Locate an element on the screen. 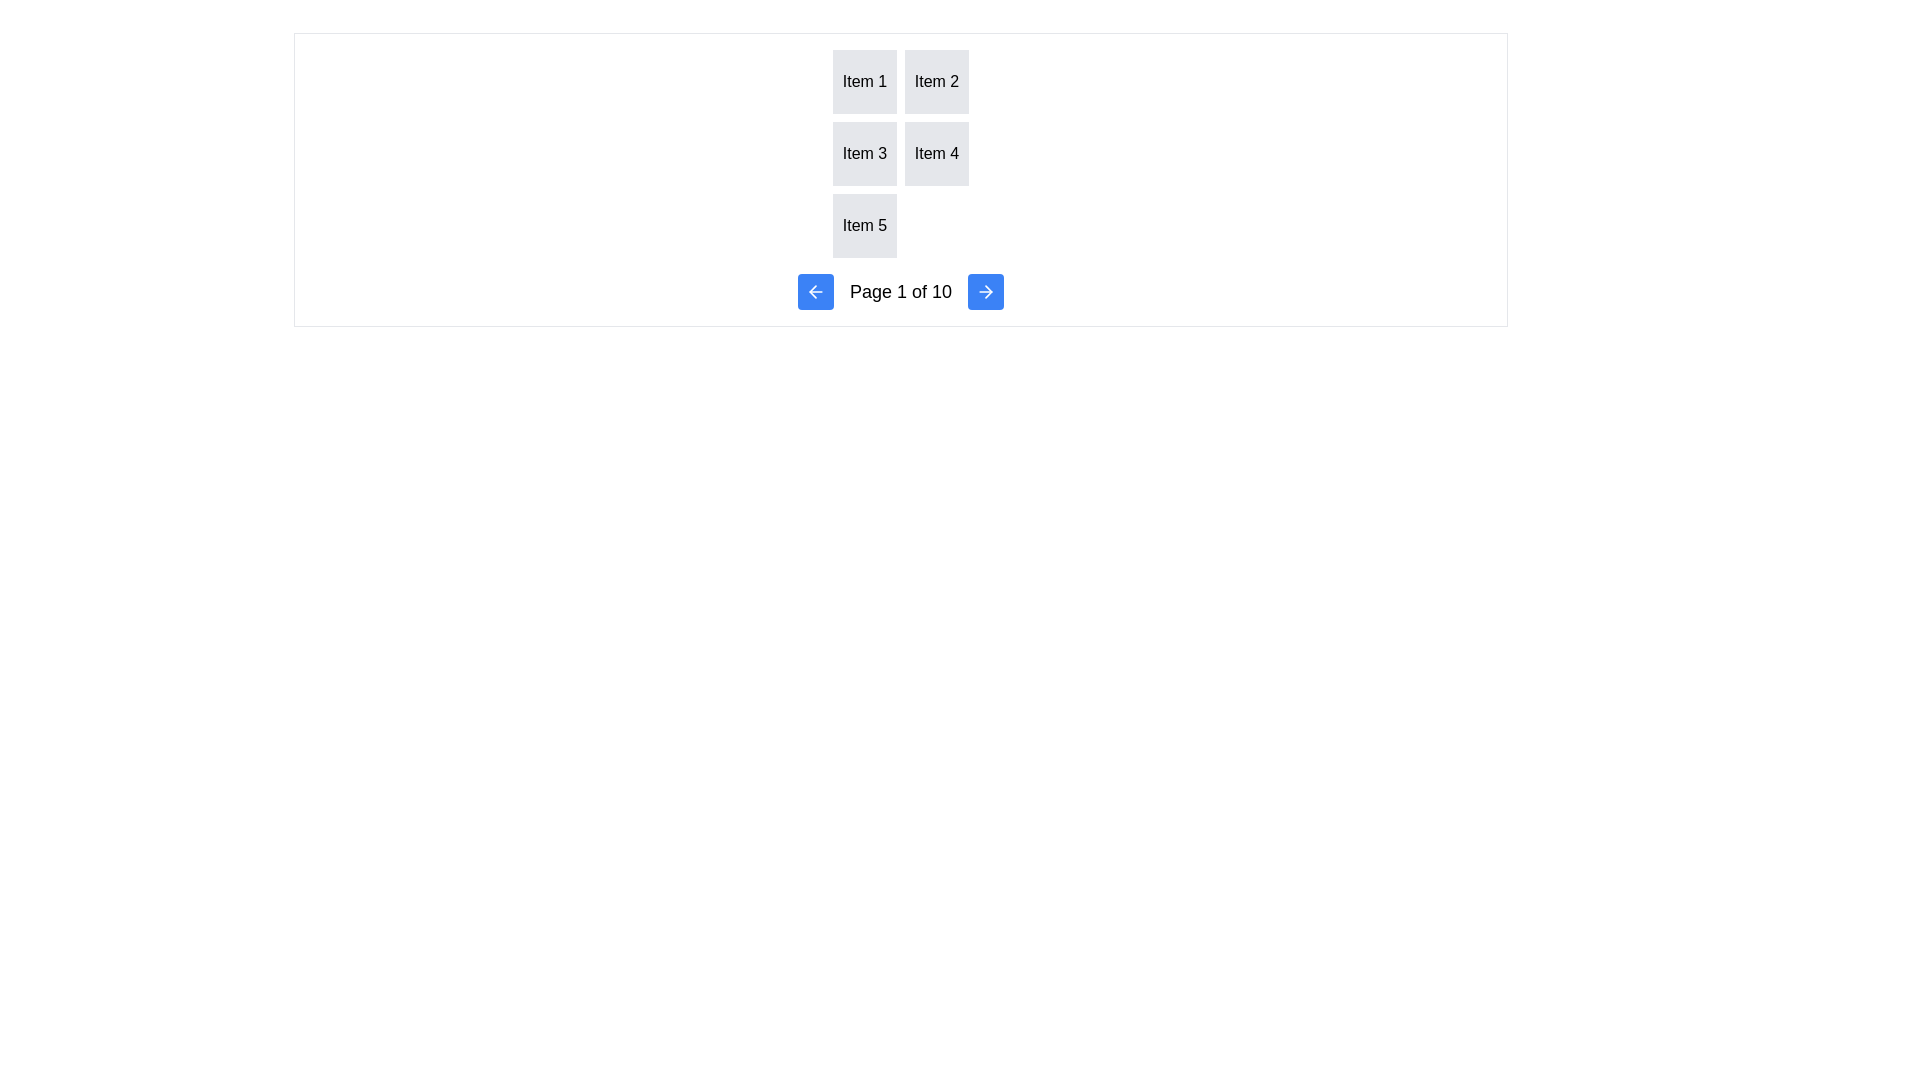  the left-pointing arrow button with a blue background is located at coordinates (816, 292).